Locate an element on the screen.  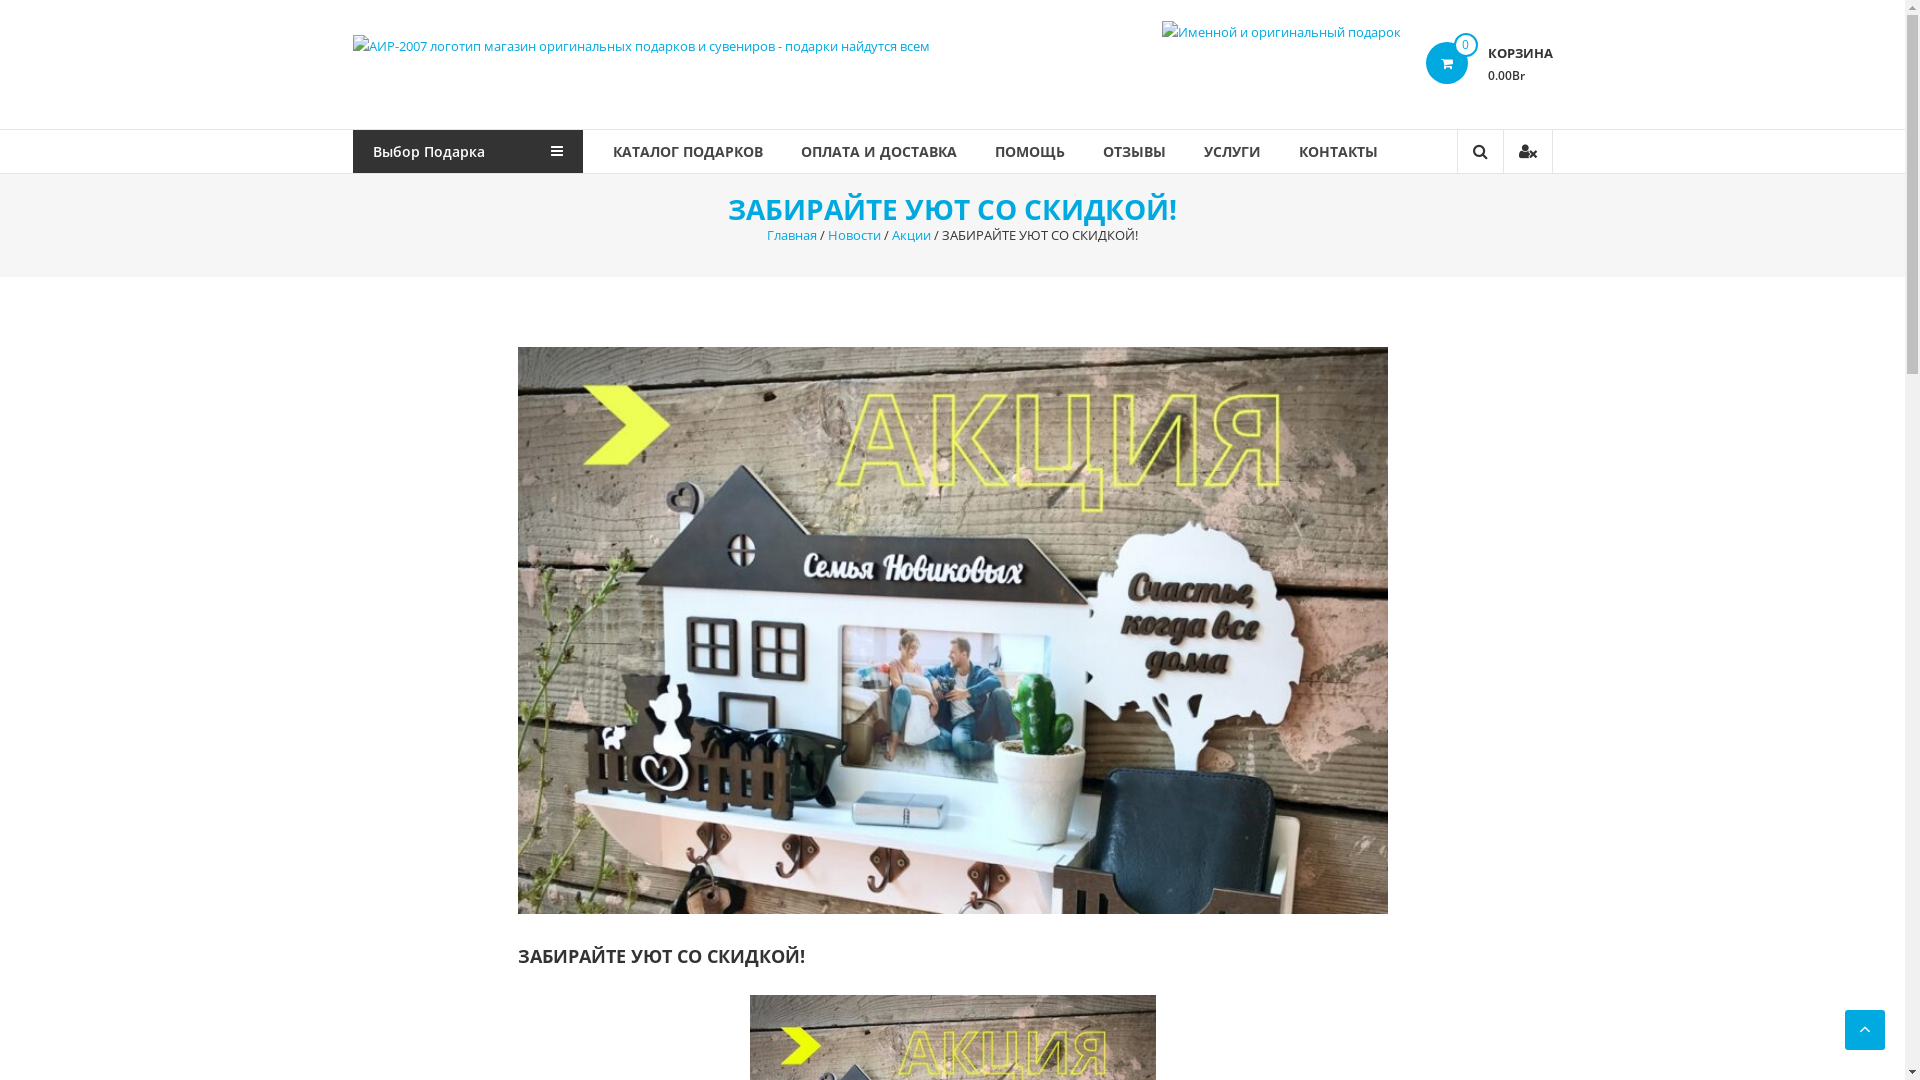
'0' is located at coordinates (1446, 61).